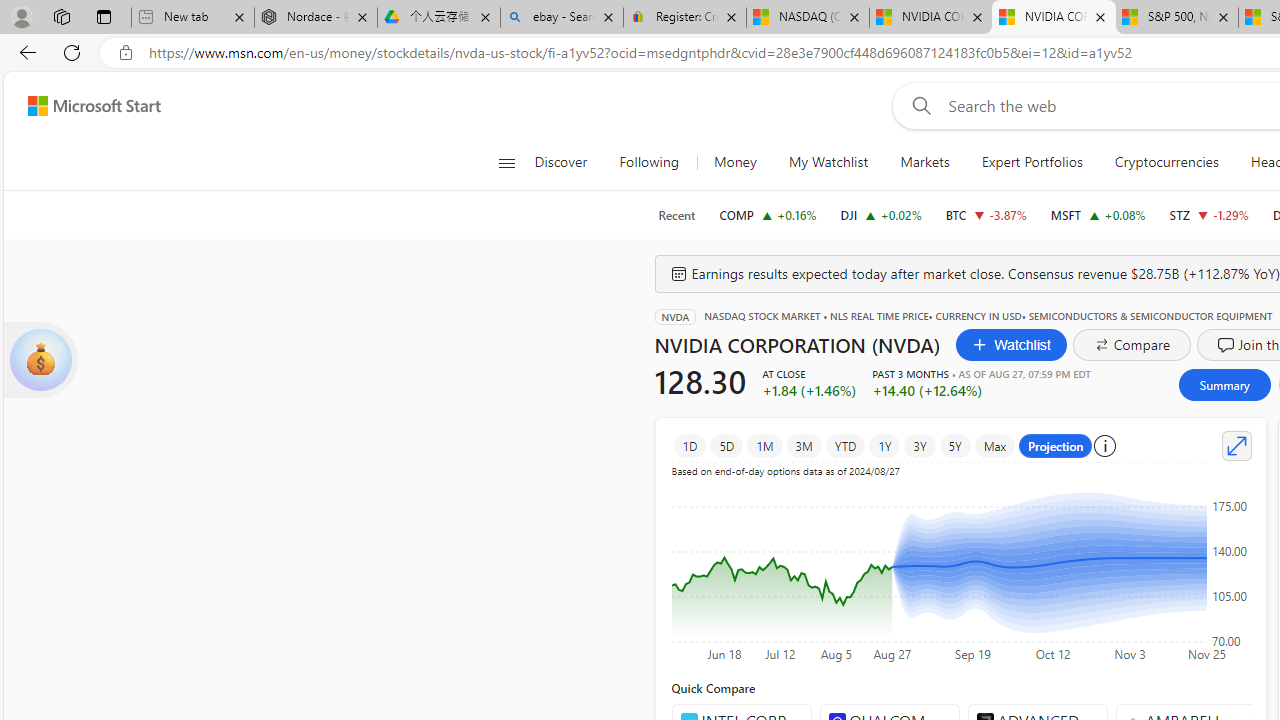  What do you see at coordinates (506, 162) in the screenshot?
I see `'Open navigation menu'` at bounding box center [506, 162].